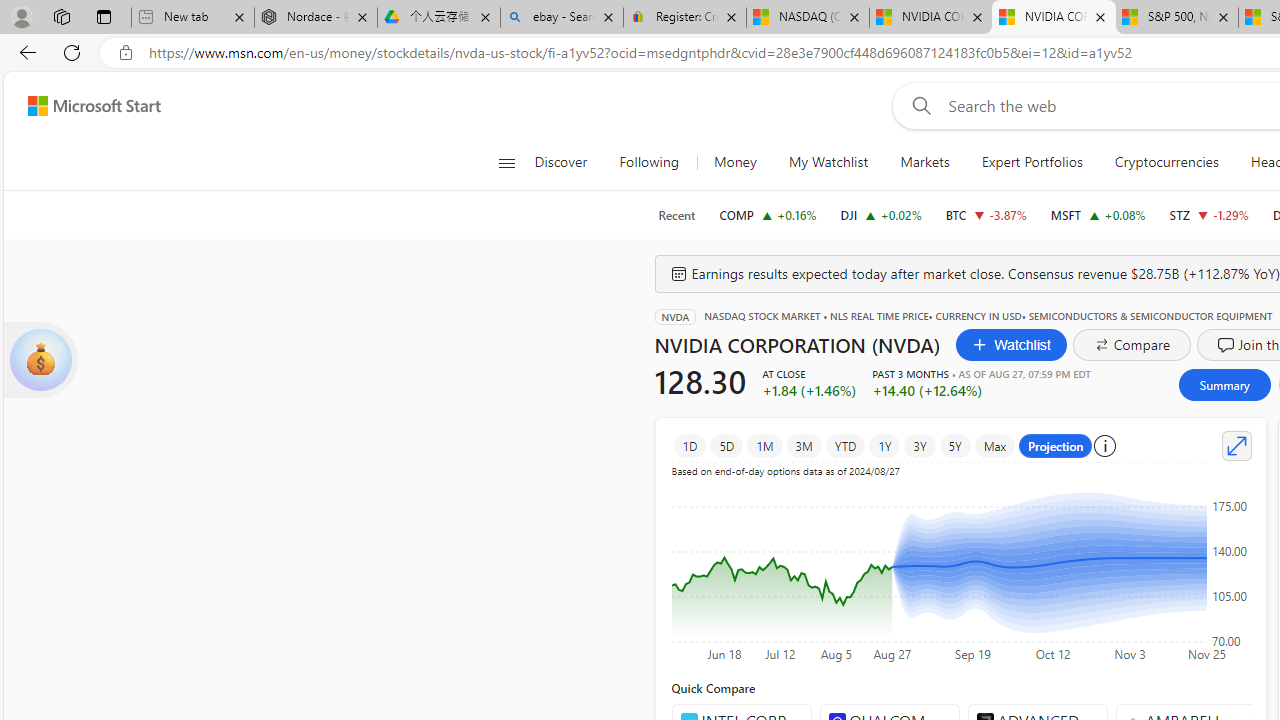  What do you see at coordinates (506, 162) in the screenshot?
I see `'Open navigation menu'` at bounding box center [506, 162].